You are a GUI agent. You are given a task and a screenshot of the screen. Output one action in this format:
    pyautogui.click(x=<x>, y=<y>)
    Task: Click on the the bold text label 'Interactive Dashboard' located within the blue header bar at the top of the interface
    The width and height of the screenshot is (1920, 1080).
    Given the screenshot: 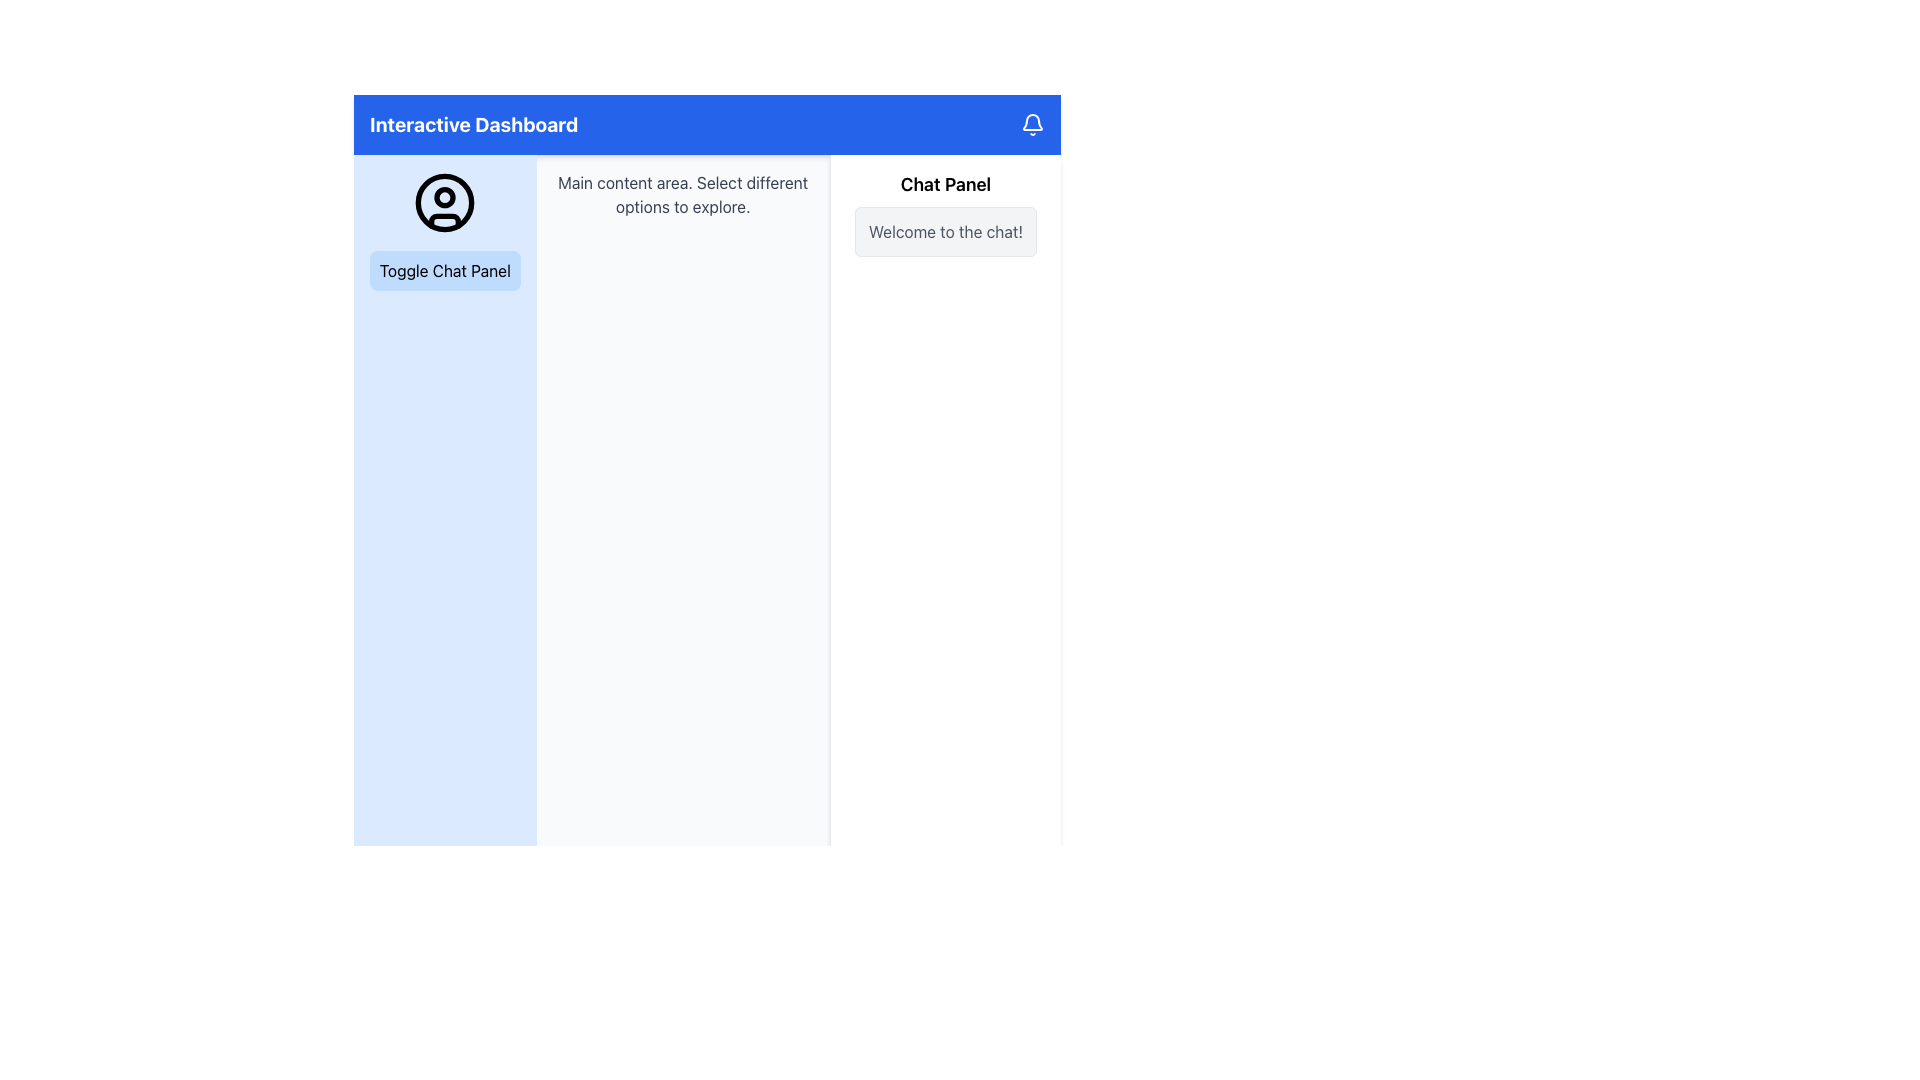 What is the action you would take?
    pyautogui.click(x=473, y=124)
    